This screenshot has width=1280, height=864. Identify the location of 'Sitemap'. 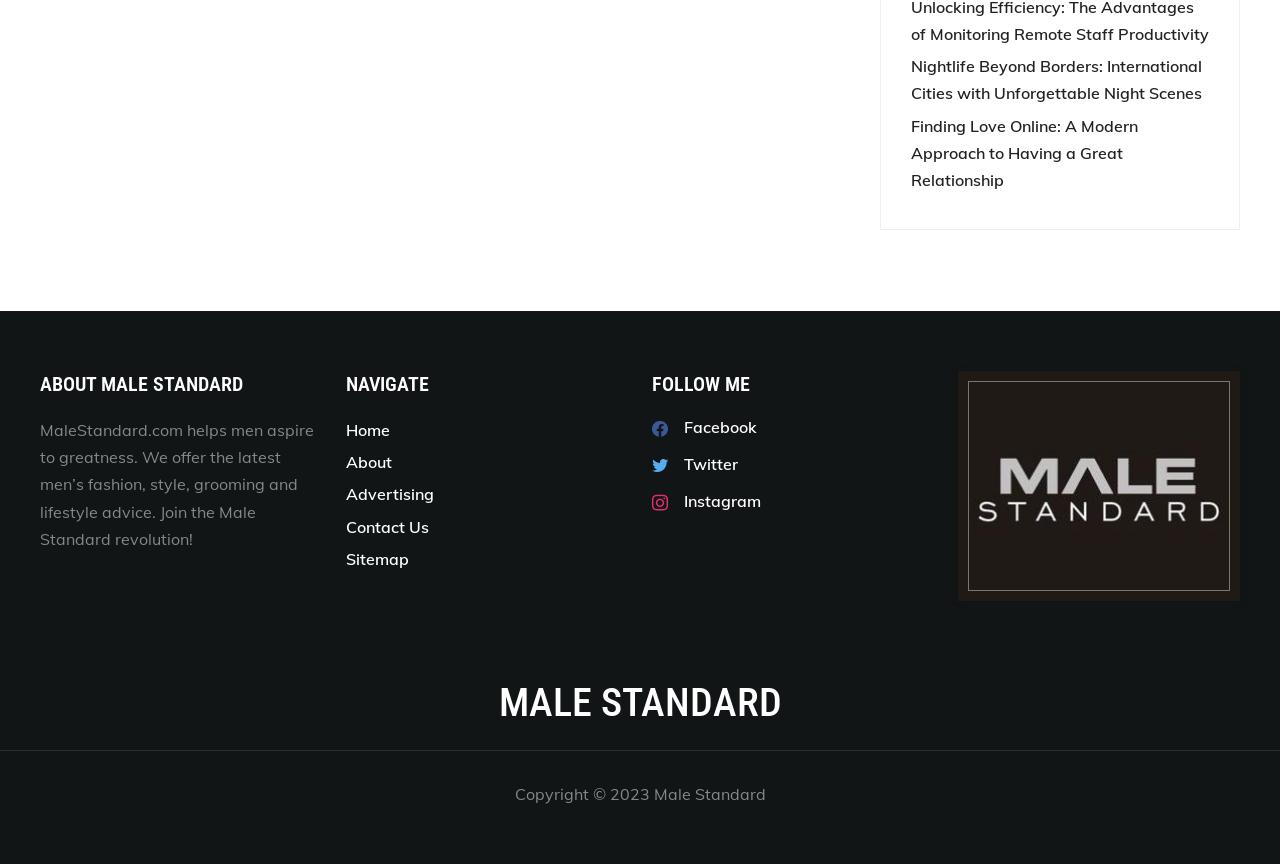
(377, 556).